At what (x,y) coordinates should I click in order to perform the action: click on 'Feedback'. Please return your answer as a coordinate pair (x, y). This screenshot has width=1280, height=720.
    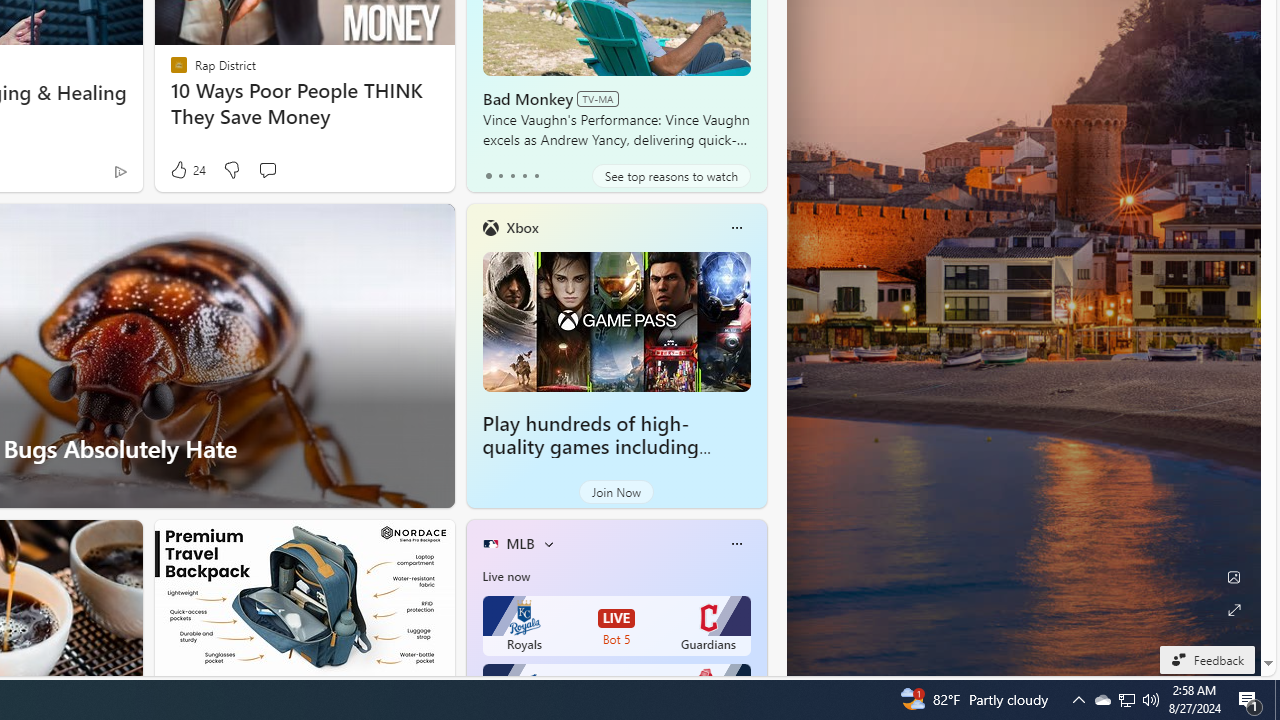
    Looking at the image, I should click on (1205, 659).